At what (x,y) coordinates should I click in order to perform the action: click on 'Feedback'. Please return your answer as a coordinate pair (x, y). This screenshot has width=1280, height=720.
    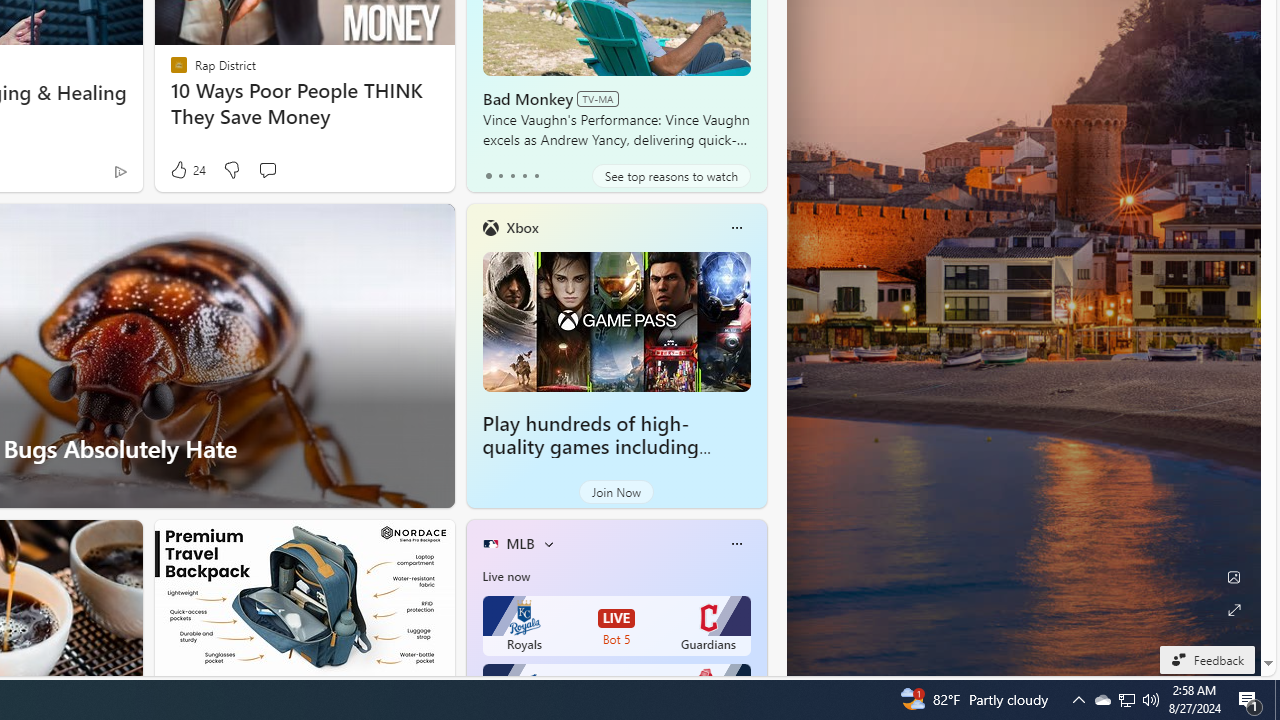
    Looking at the image, I should click on (1205, 659).